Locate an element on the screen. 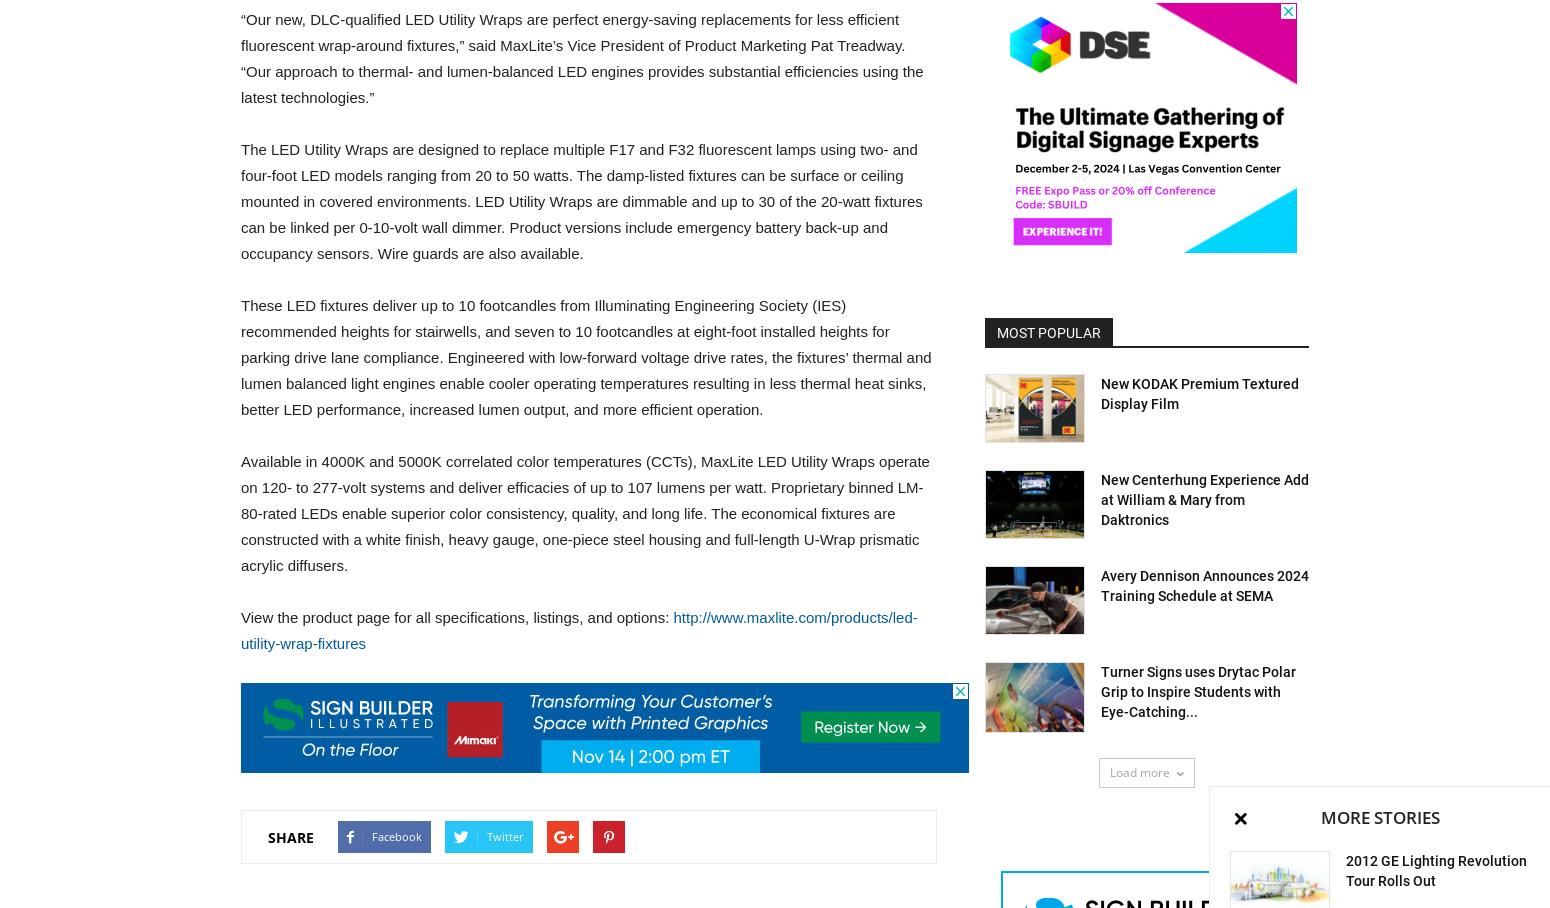  'View the product page for all specifications, listings, and options:' is located at coordinates (456, 616).